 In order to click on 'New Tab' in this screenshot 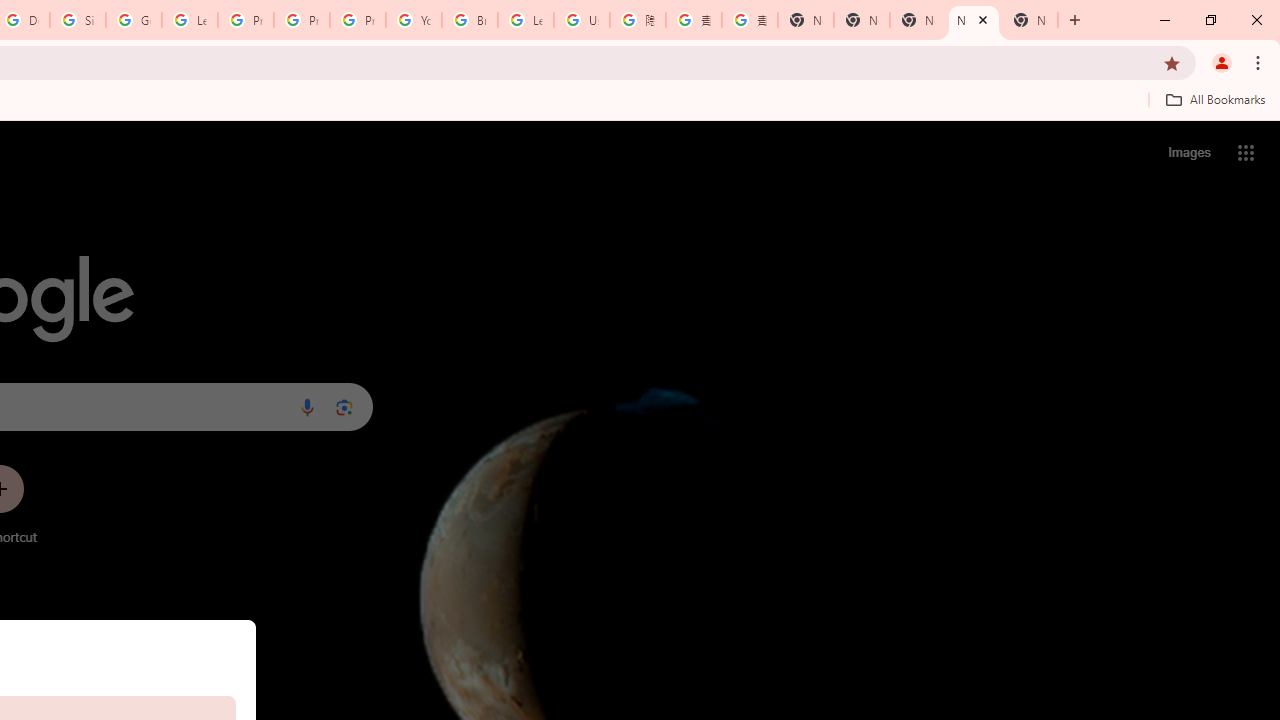, I will do `click(1030, 20)`.